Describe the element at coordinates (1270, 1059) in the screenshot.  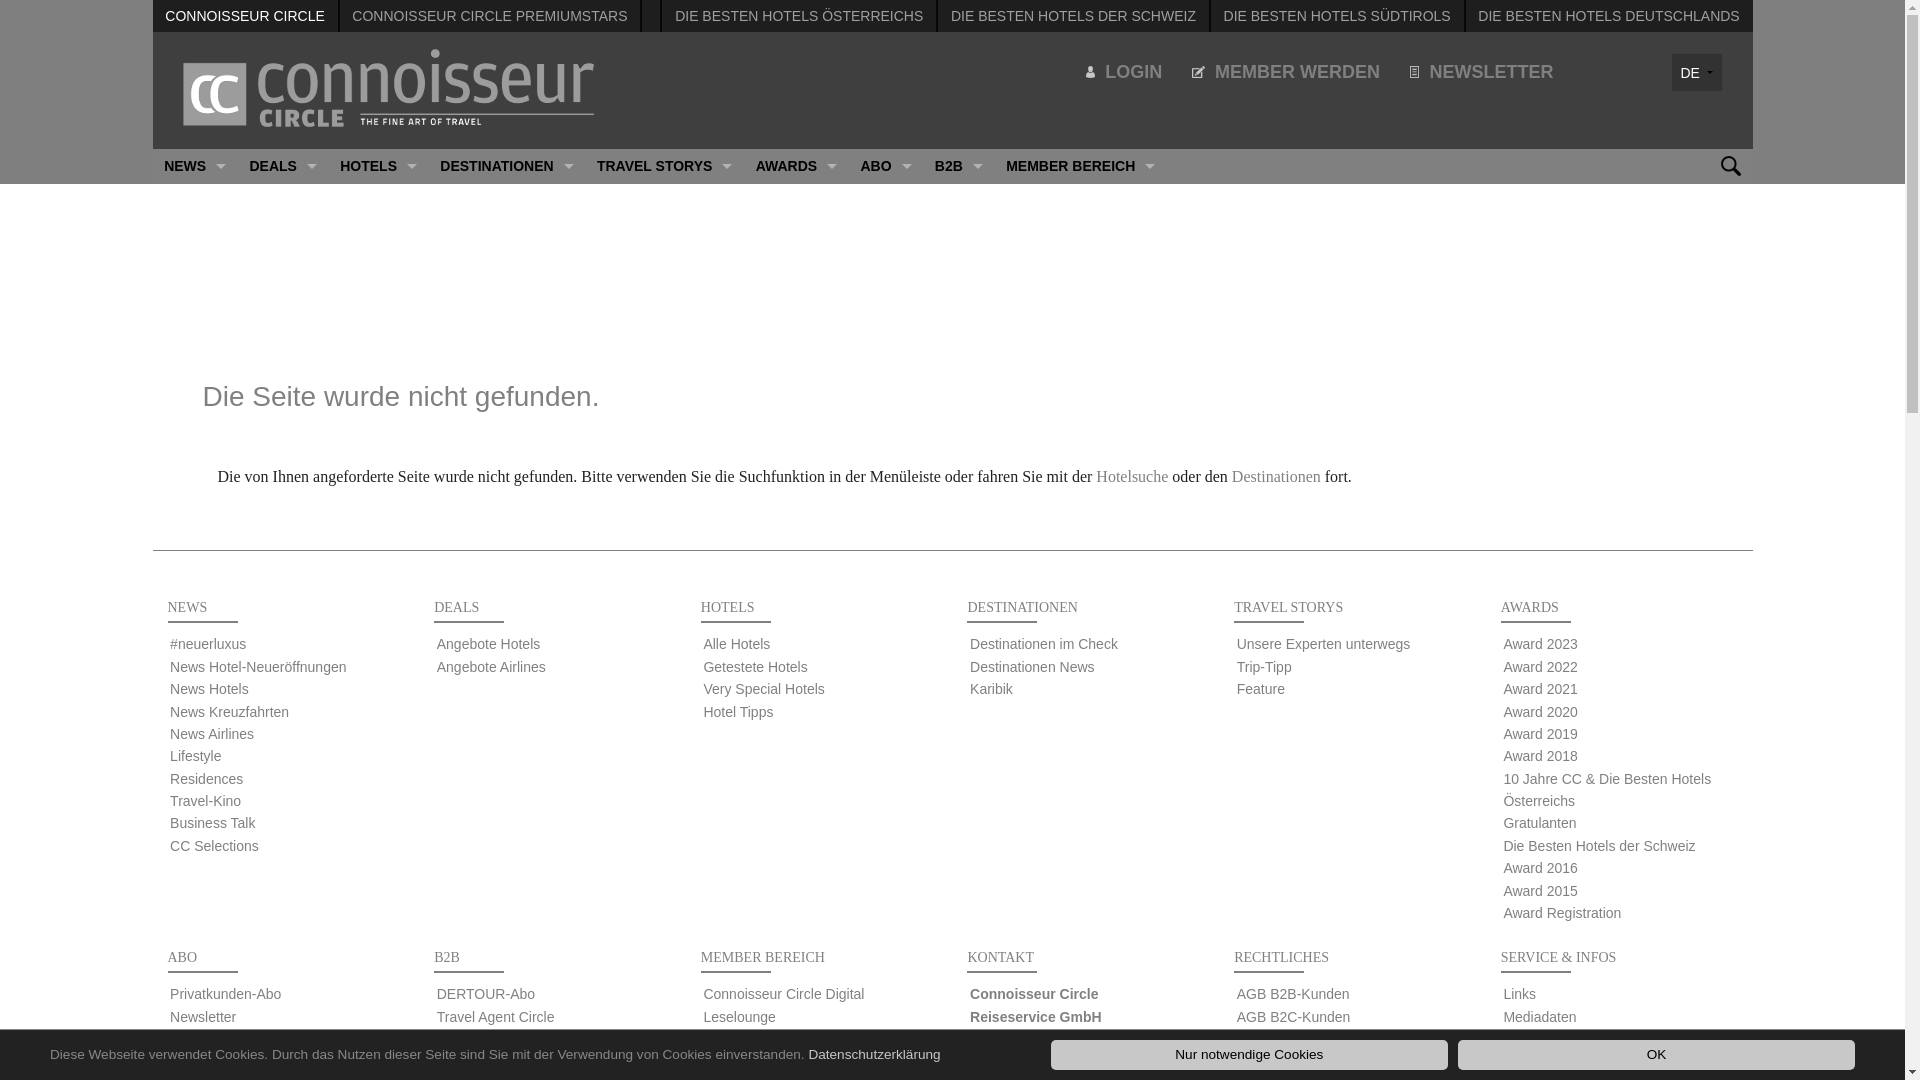
I see `'Impressum'` at that location.